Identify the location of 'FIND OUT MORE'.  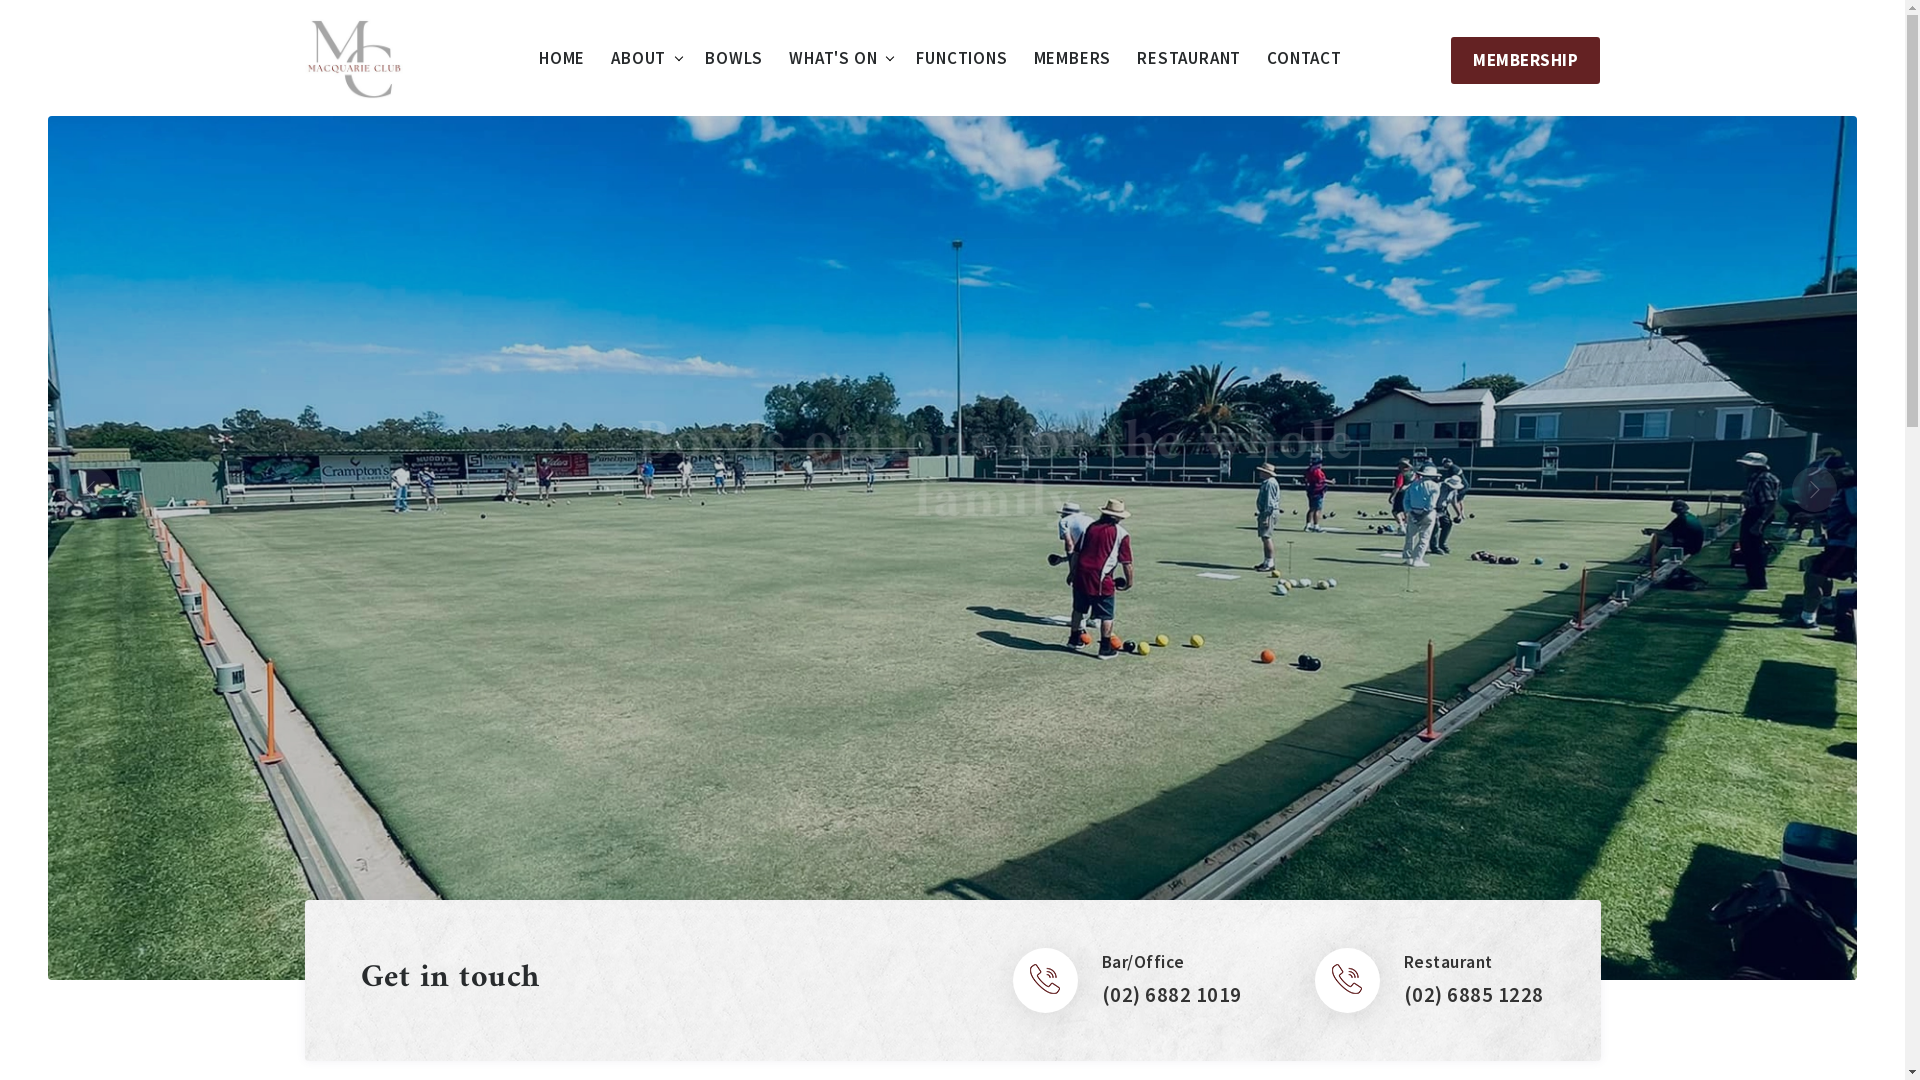
(951, 655).